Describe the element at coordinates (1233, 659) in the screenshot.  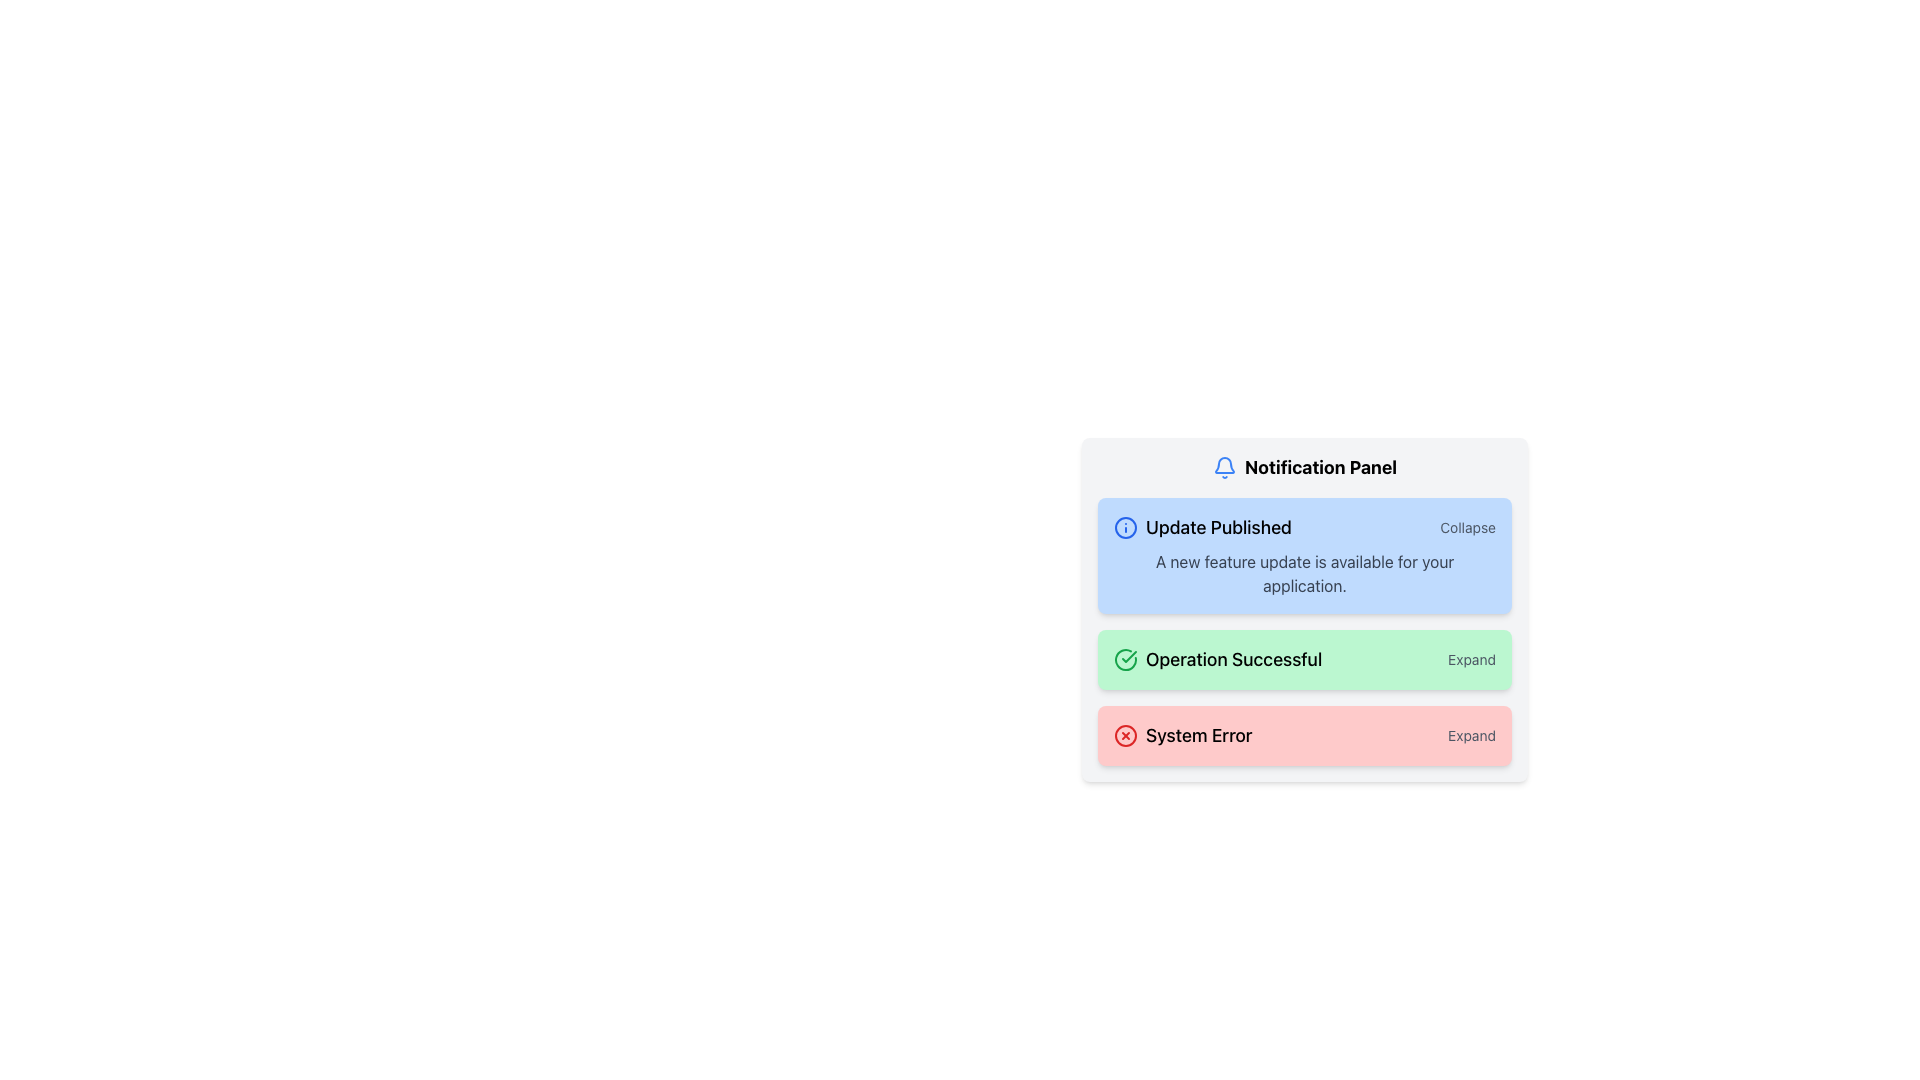
I see `the text label displaying 'Operation Successful.' located in the green-highlighted section of the notification interface` at that location.